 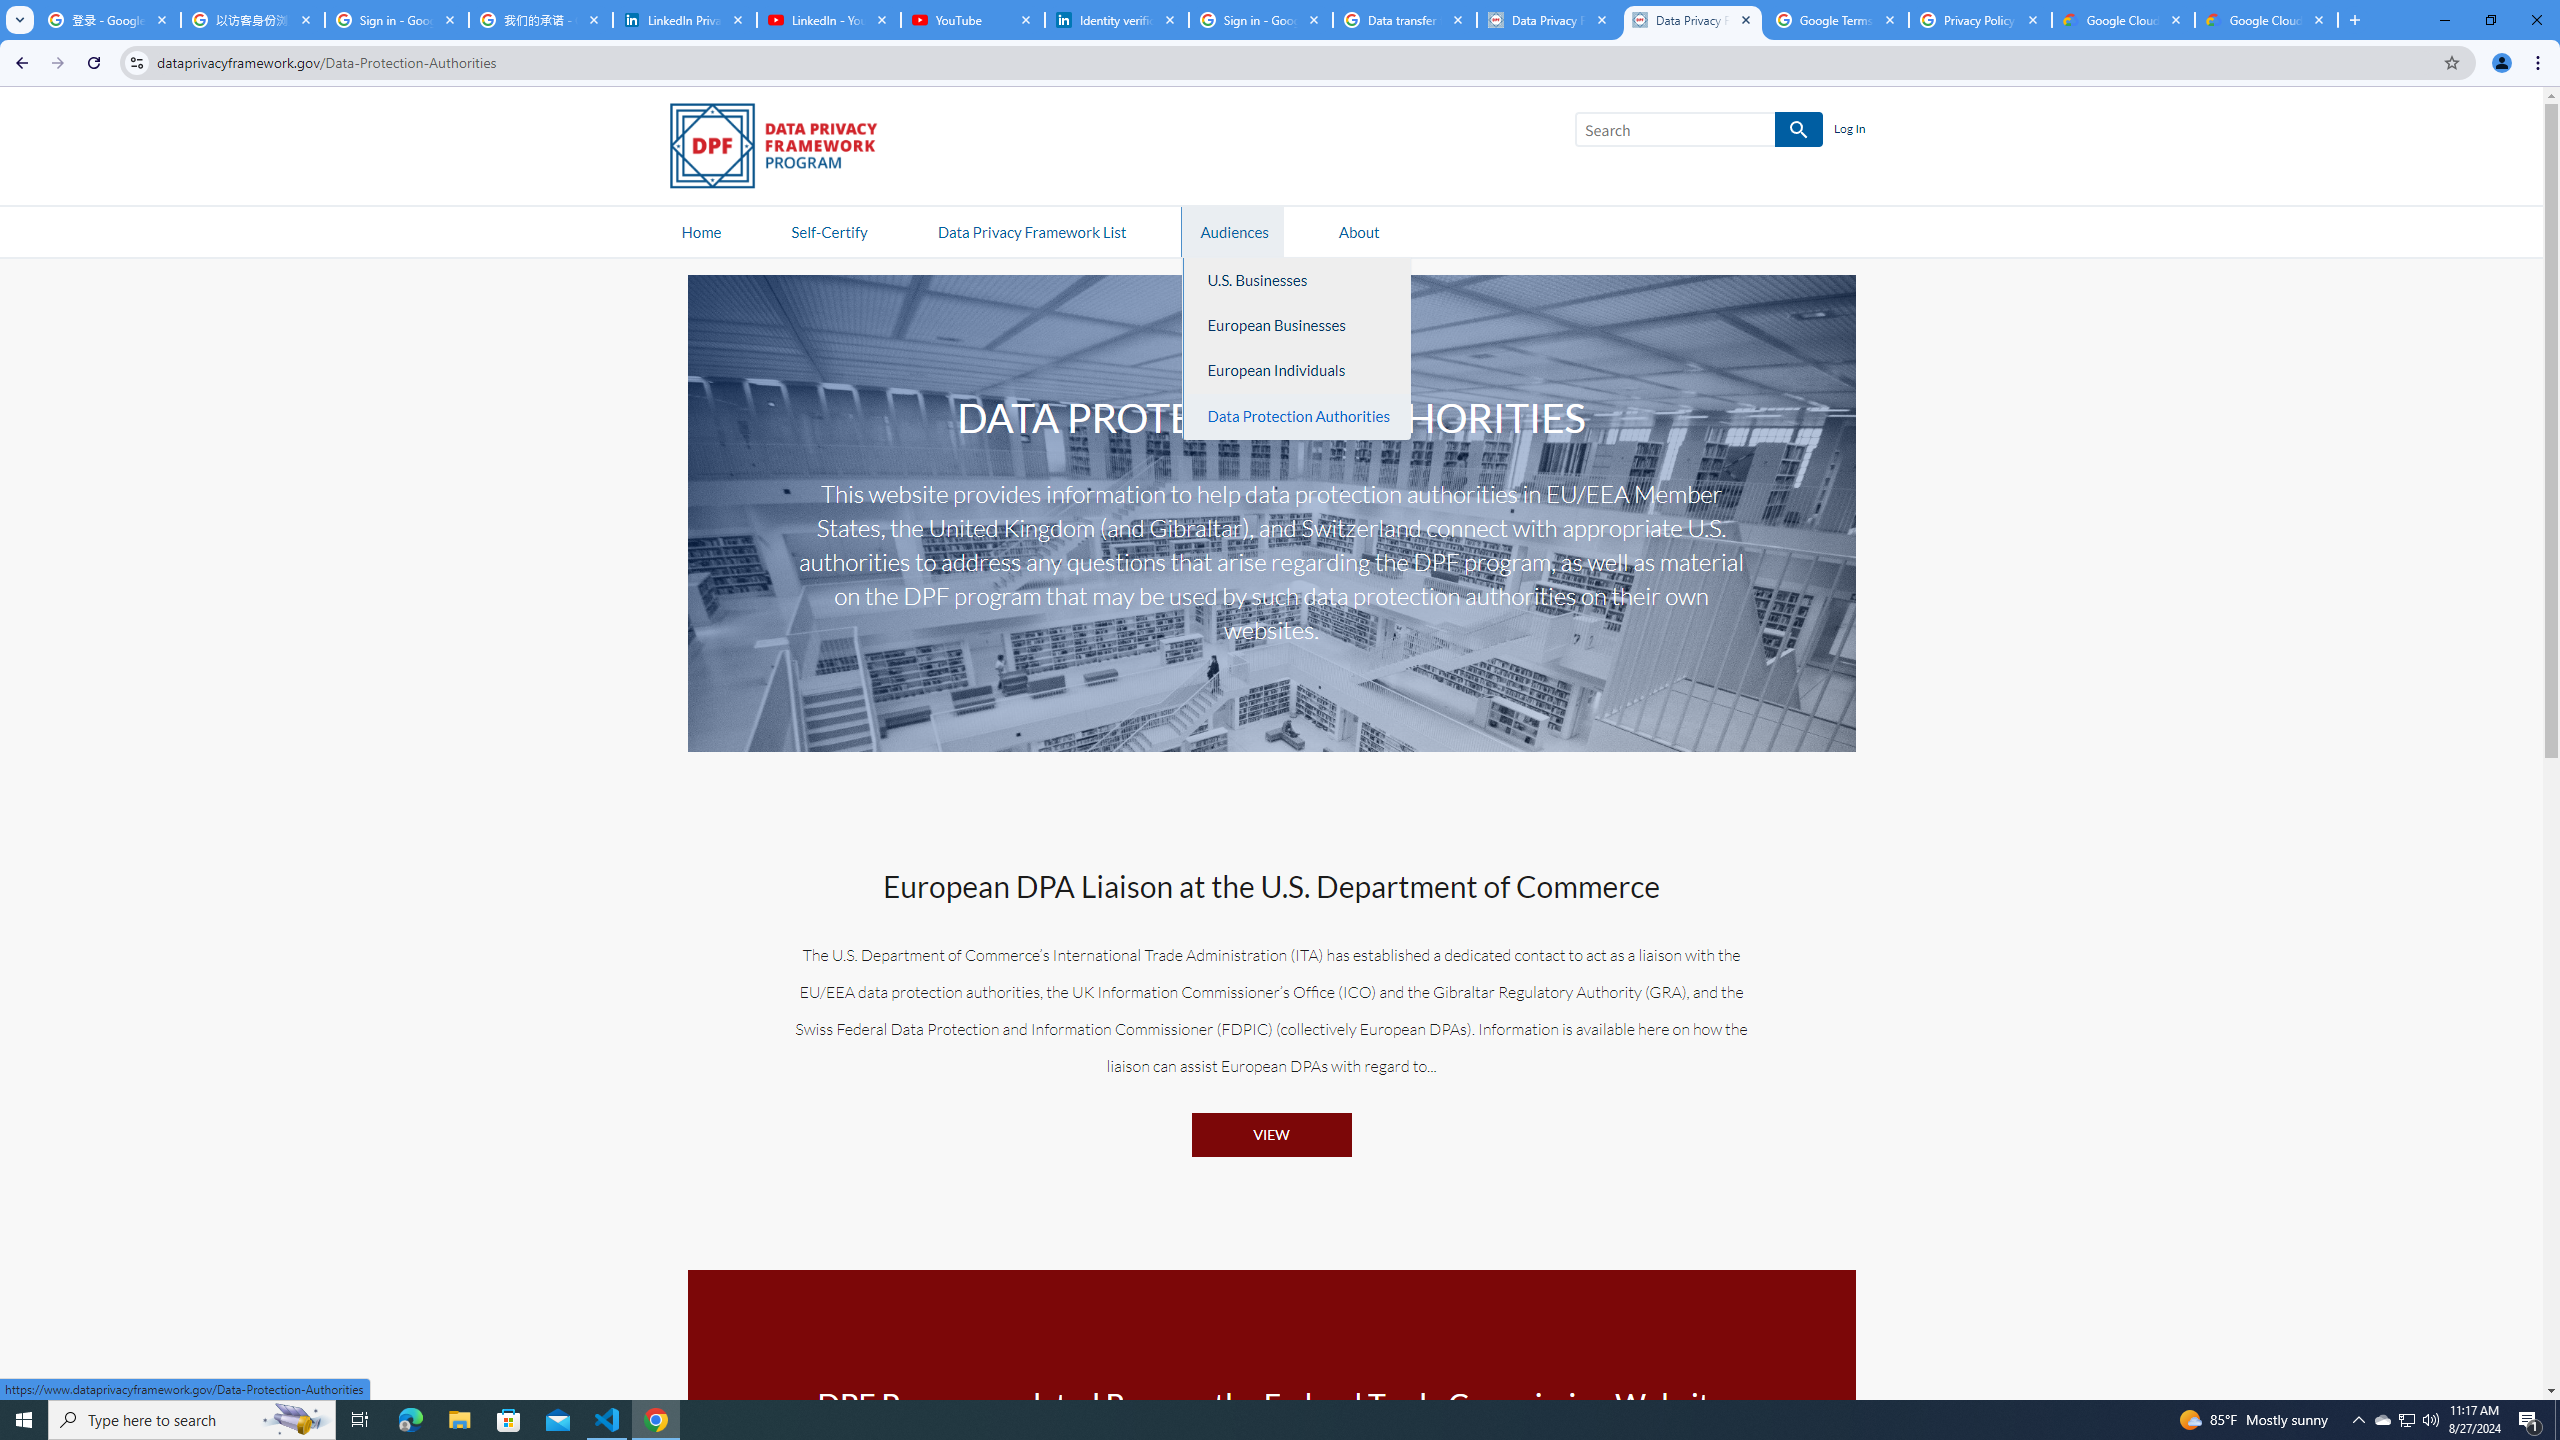 What do you see at coordinates (1299, 325) in the screenshot?
I see `'European Businesses'` at bounding box center [1299, 325].